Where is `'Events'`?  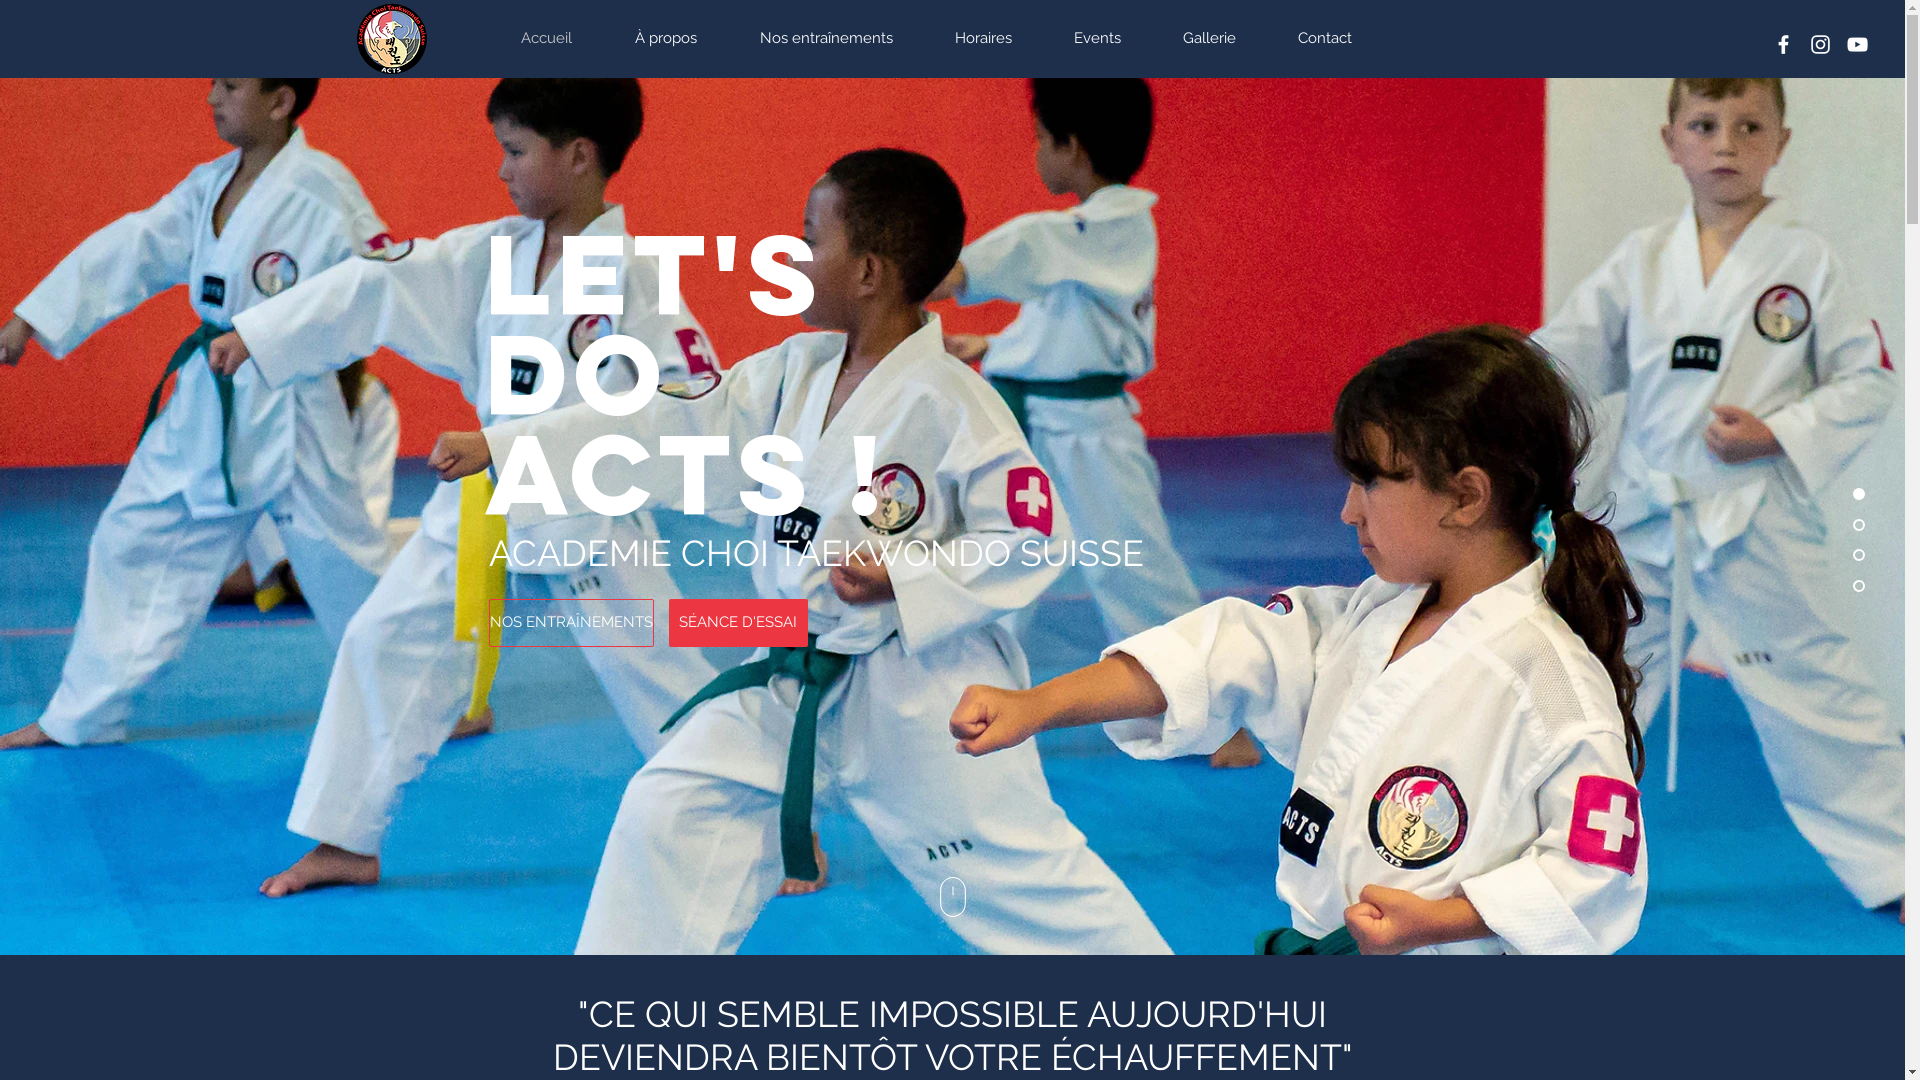
'Events' is located at coordinates (1111, 38).